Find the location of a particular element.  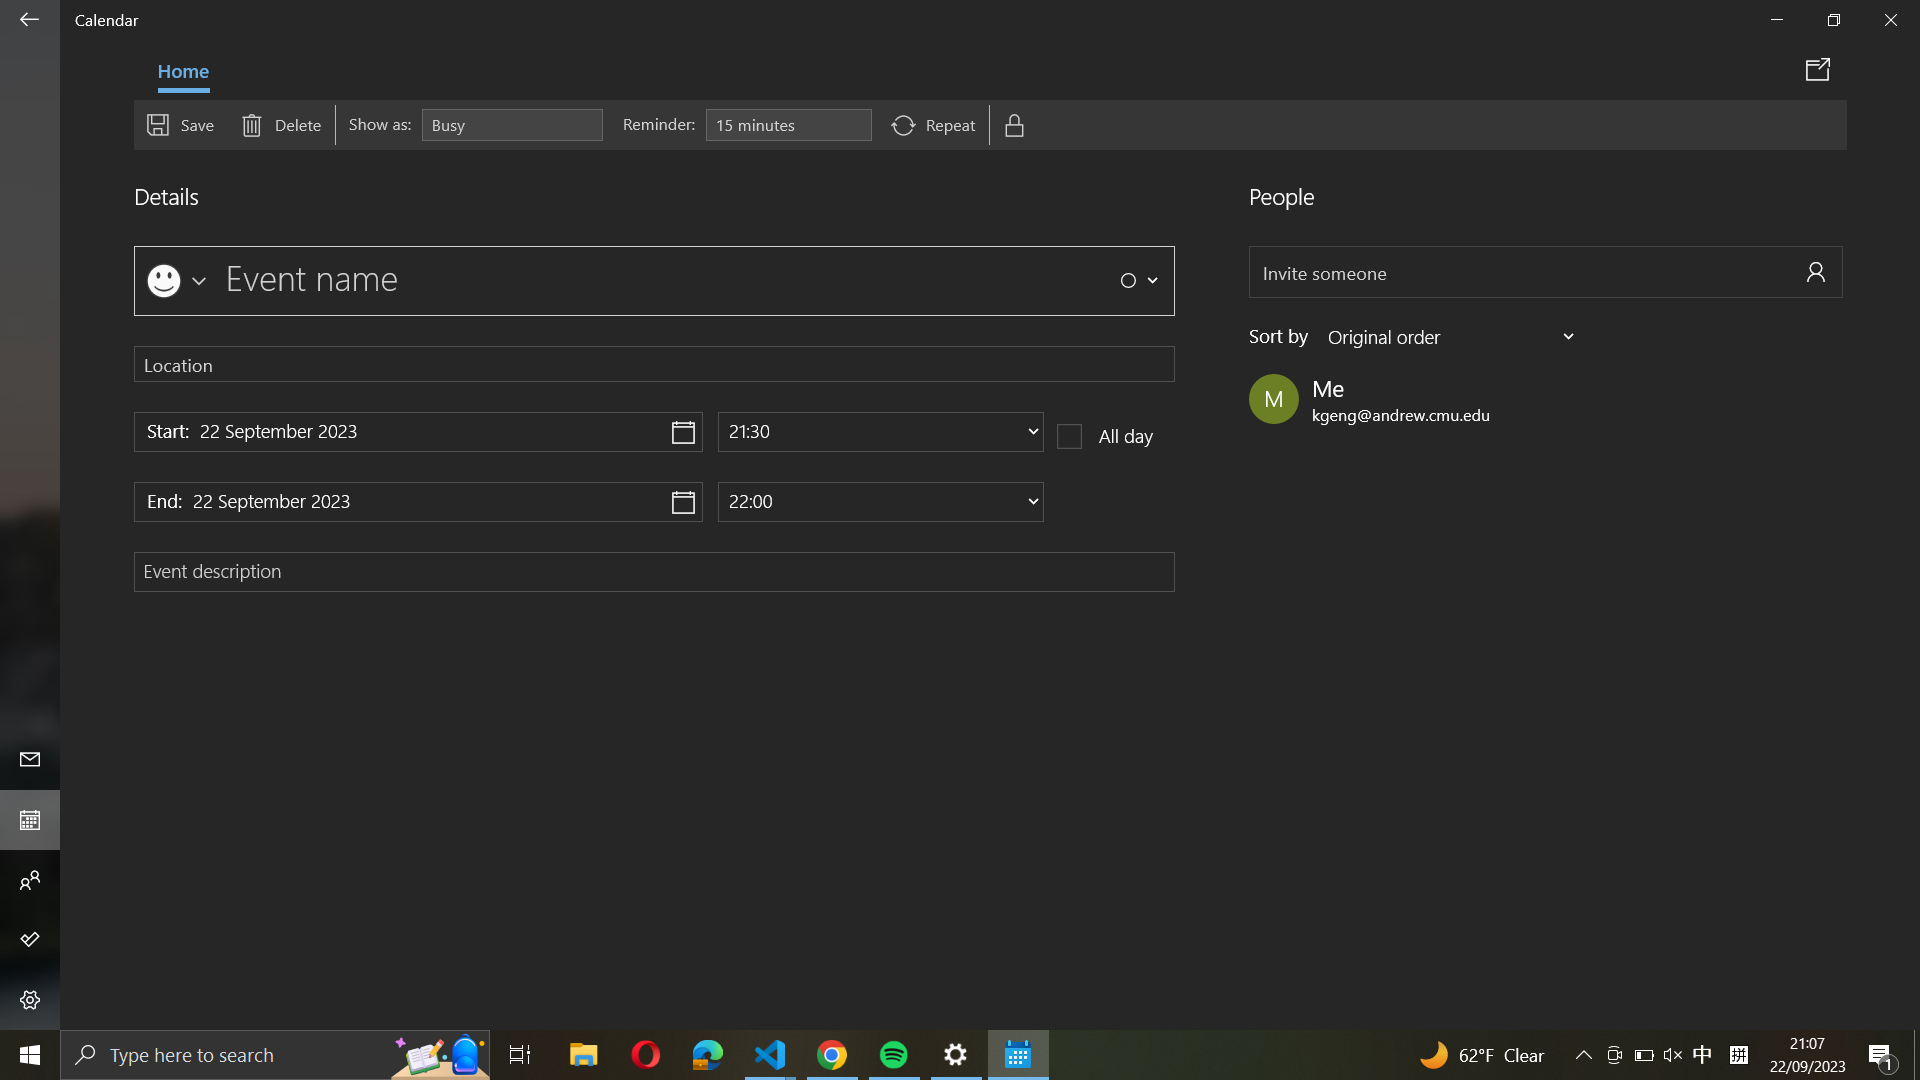

Disseminate event information via calendar utility is located at coordinates (1821, 68).